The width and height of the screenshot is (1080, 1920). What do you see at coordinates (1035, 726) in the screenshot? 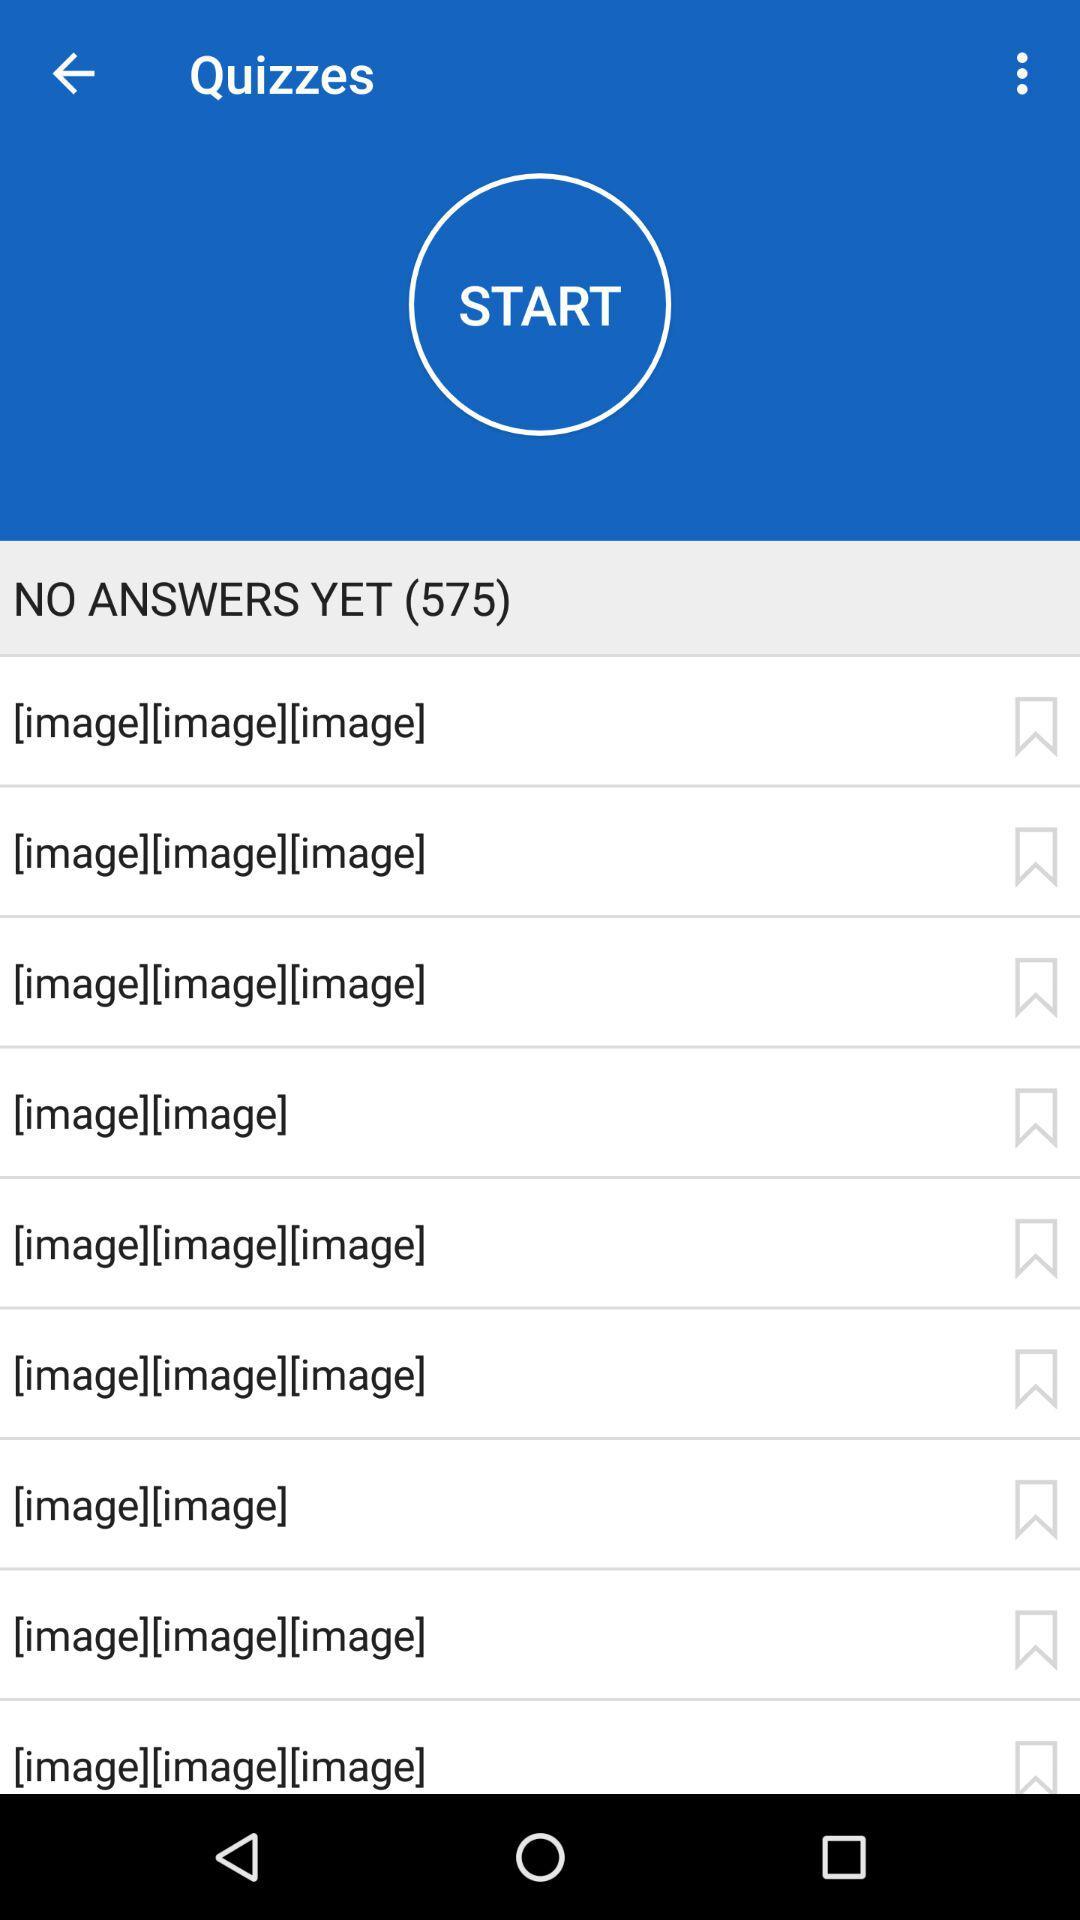
I see `to bookmark` at bounding box center [1035, 726].